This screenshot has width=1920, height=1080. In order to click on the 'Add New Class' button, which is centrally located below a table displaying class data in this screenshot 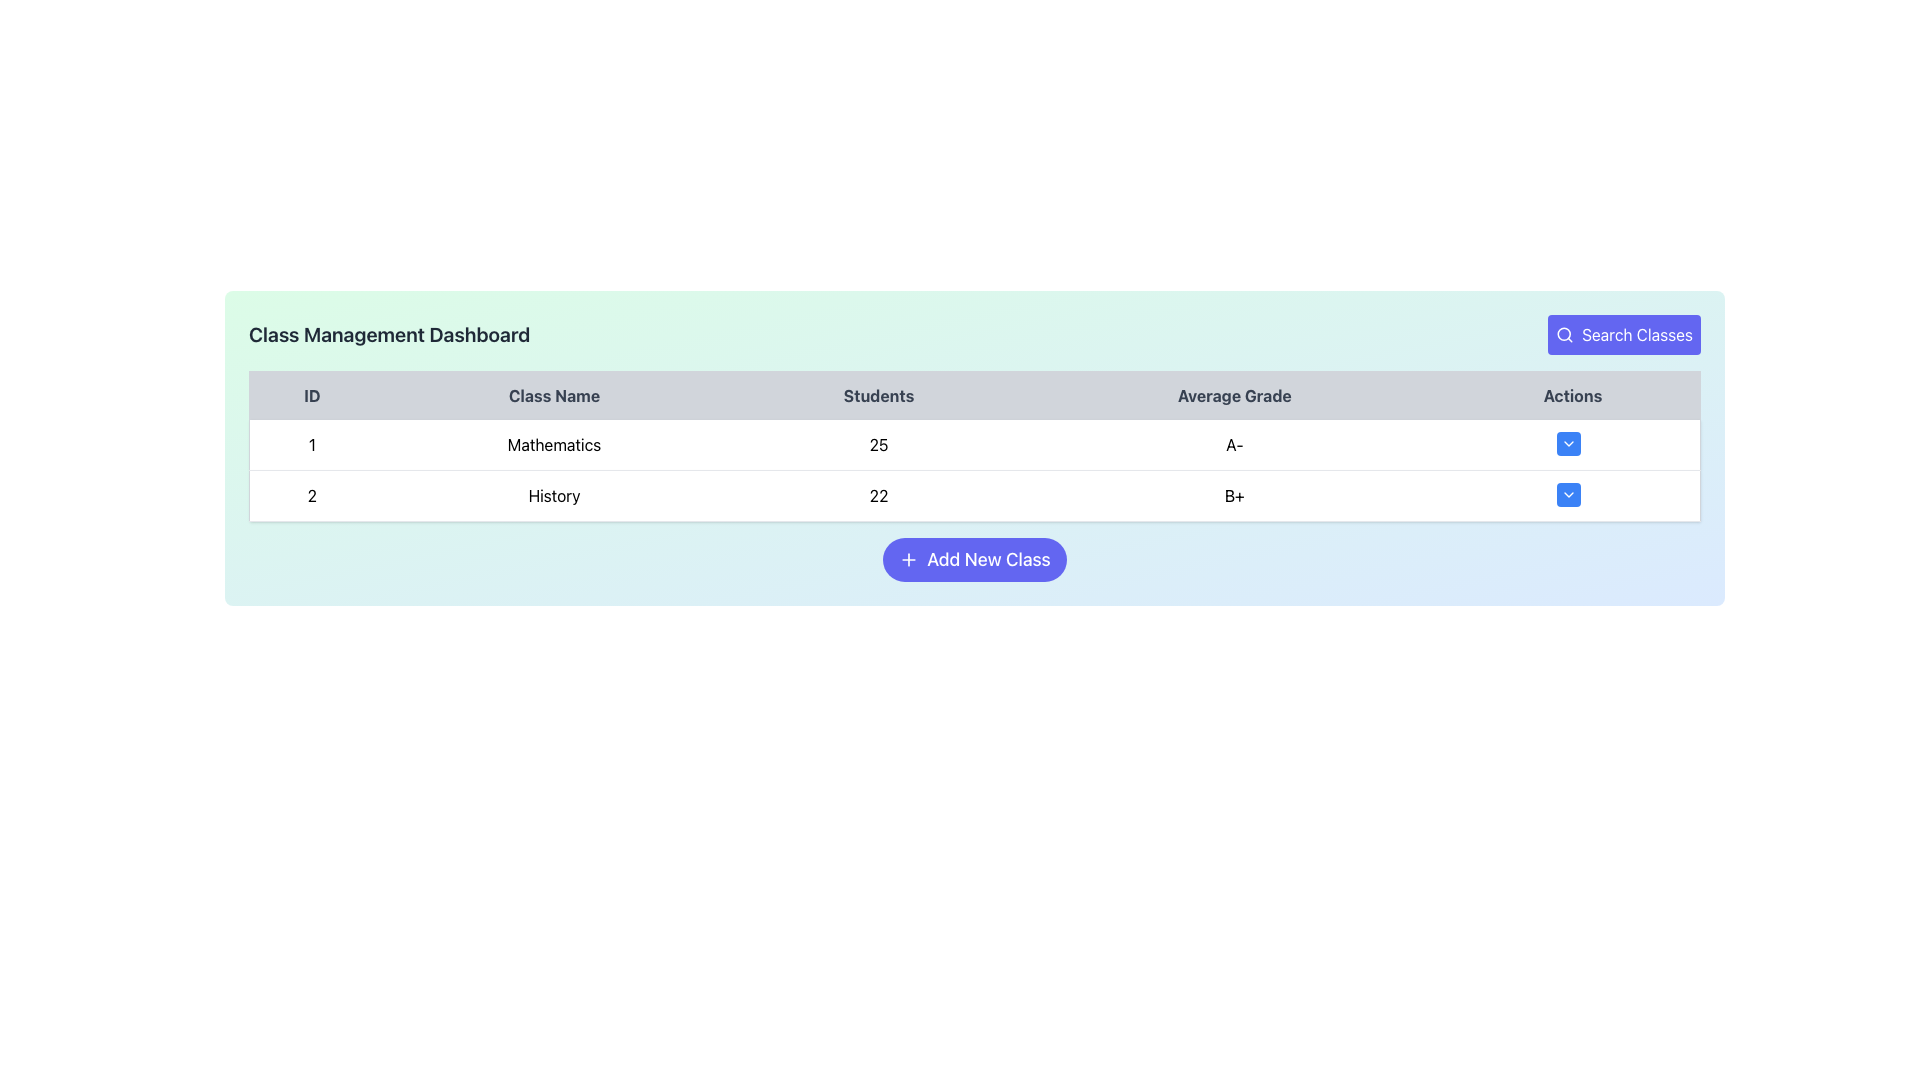, I will do `click(974, 559)`.